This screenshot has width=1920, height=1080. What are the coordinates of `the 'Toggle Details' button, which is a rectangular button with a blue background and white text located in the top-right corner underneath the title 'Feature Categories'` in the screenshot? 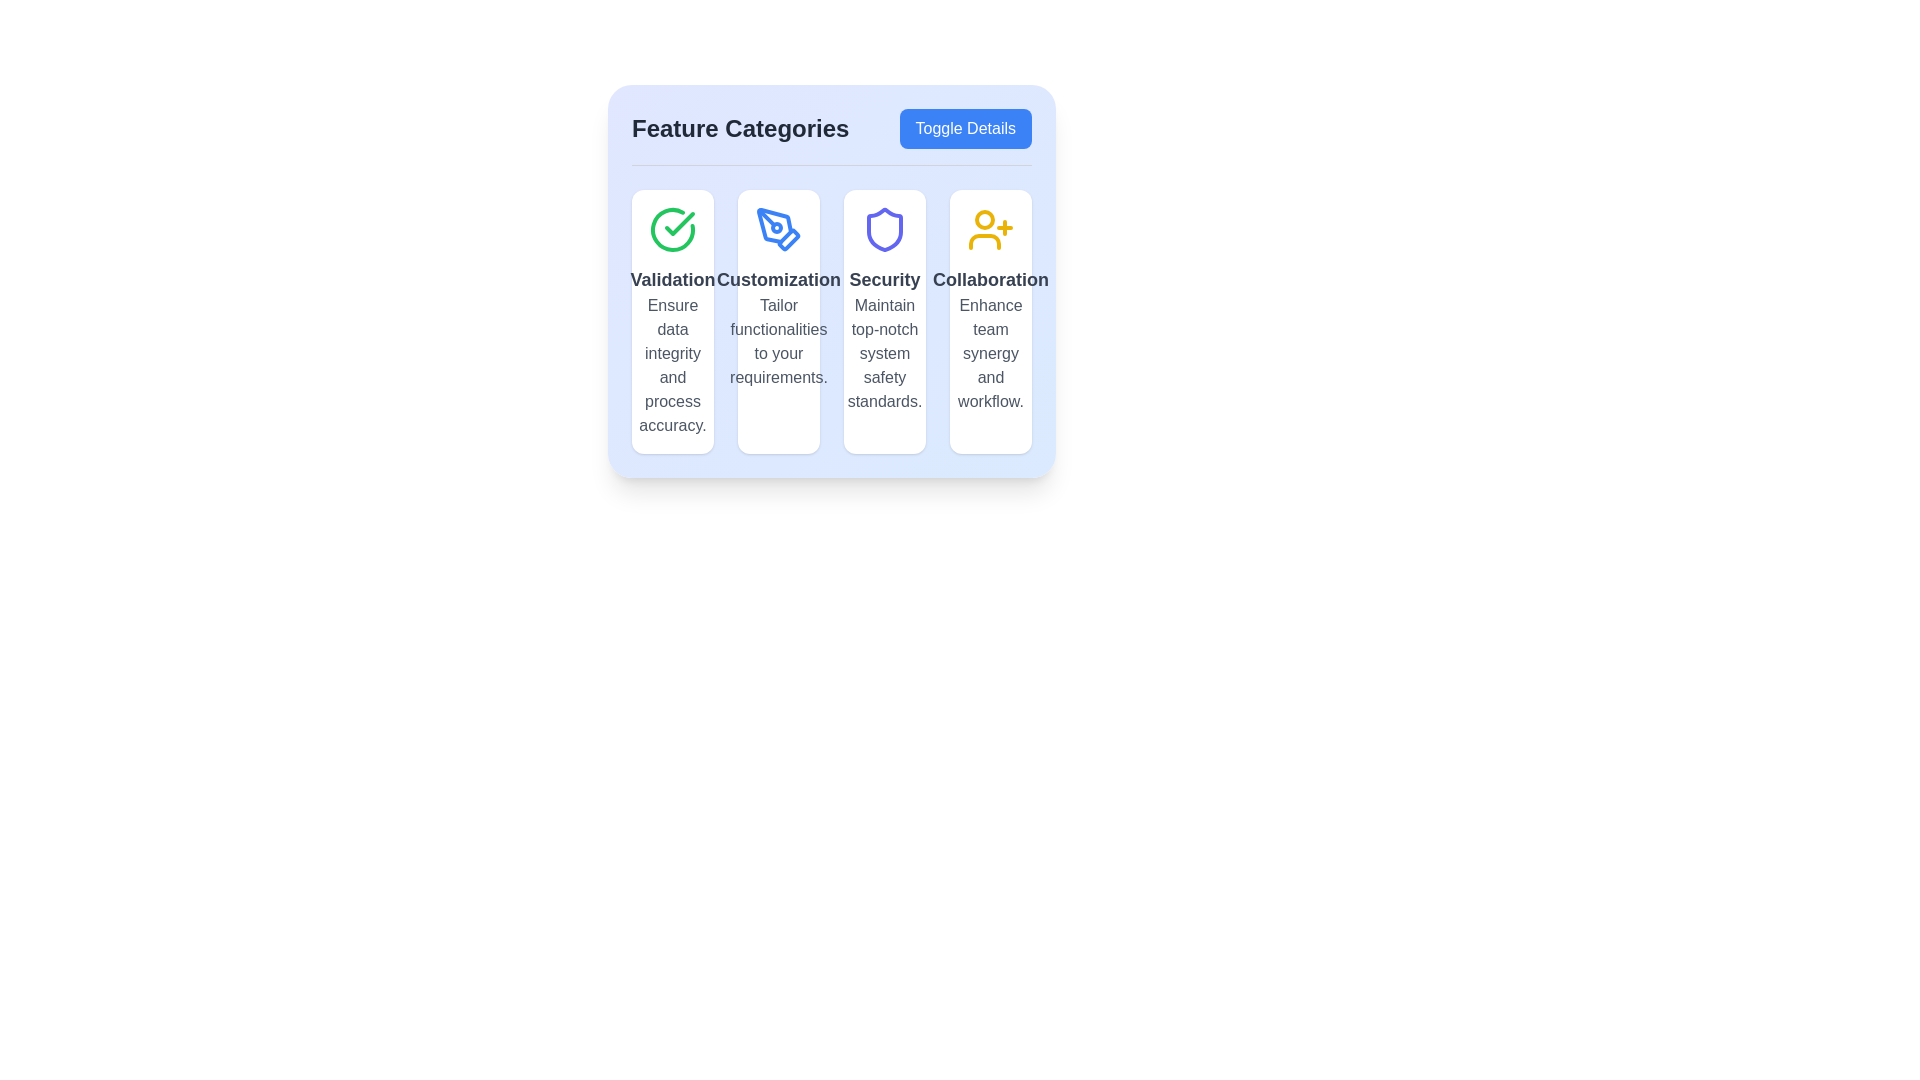 It's located at (965, 128).